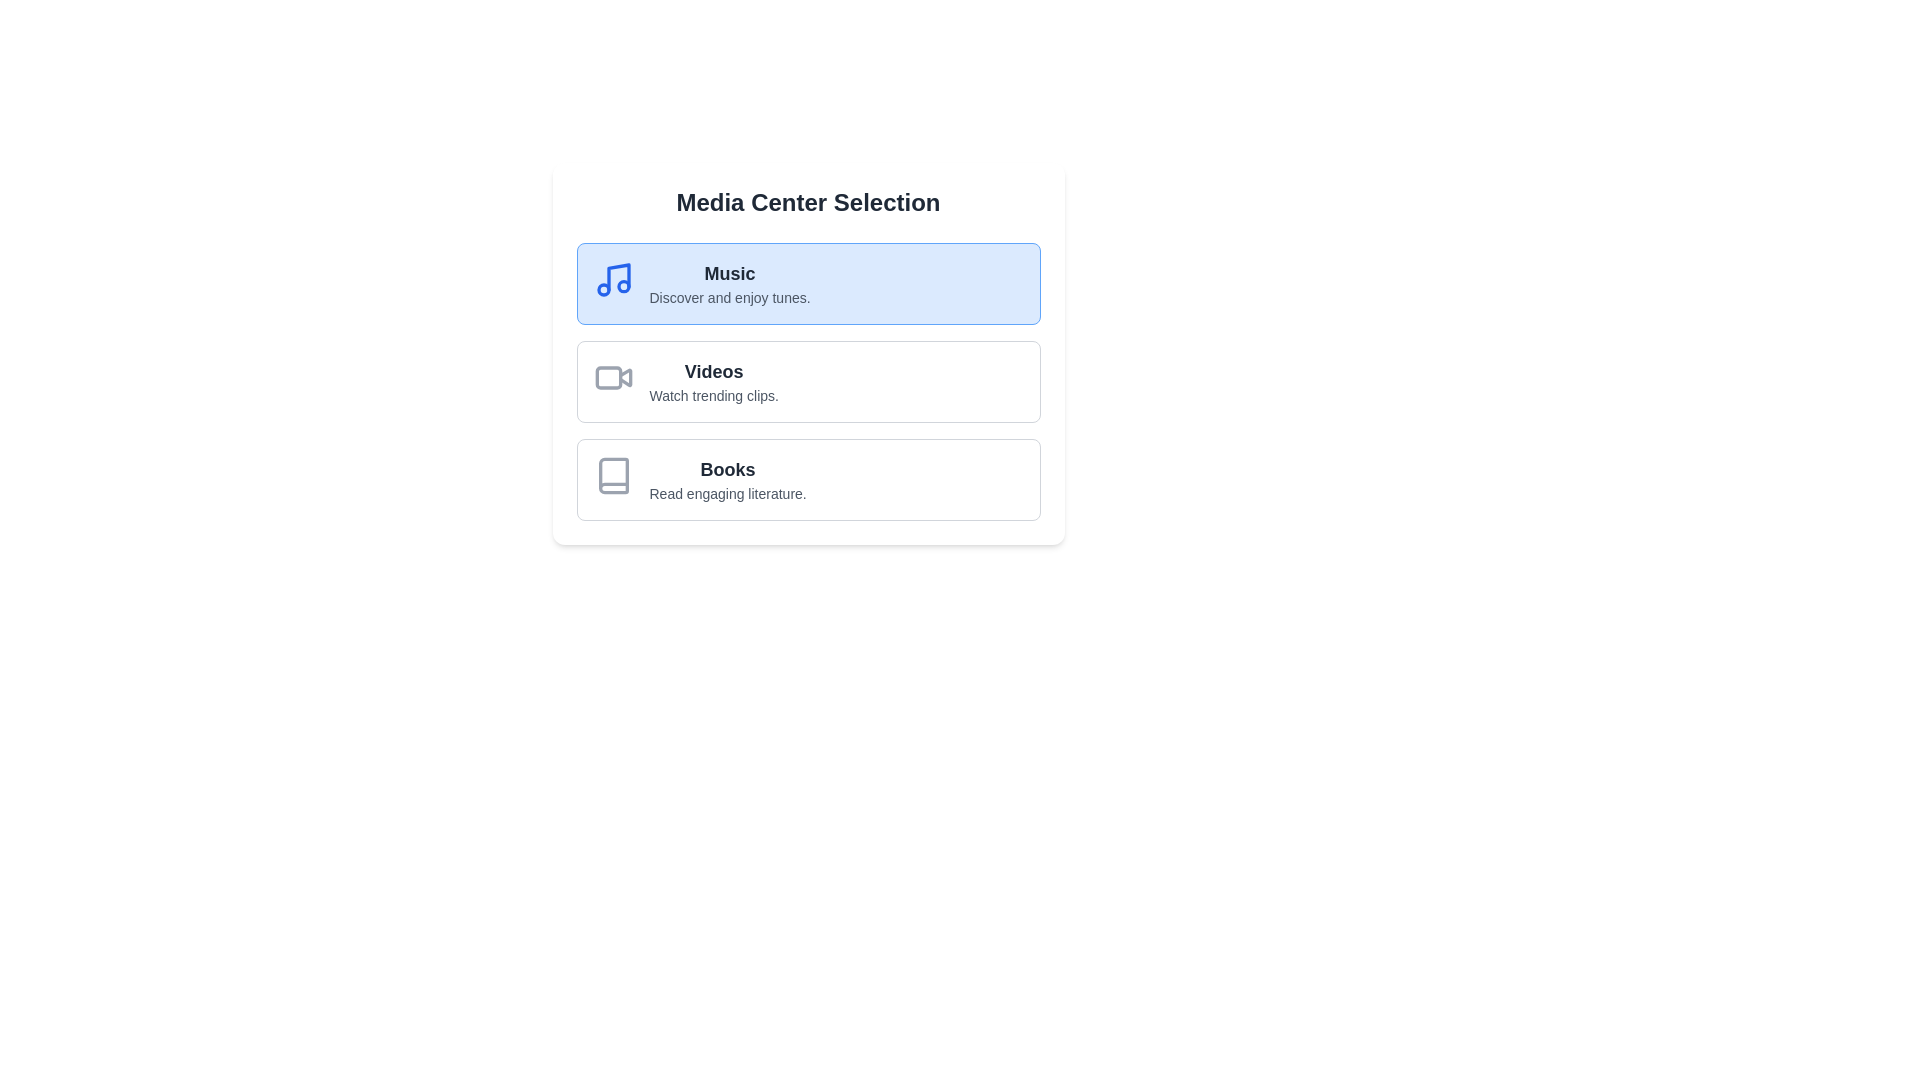  I want to click on the text label that says 'Watch trending clips.' which is located directly below the 'Videos' heading in the second section of the component list, so click(714, 396).